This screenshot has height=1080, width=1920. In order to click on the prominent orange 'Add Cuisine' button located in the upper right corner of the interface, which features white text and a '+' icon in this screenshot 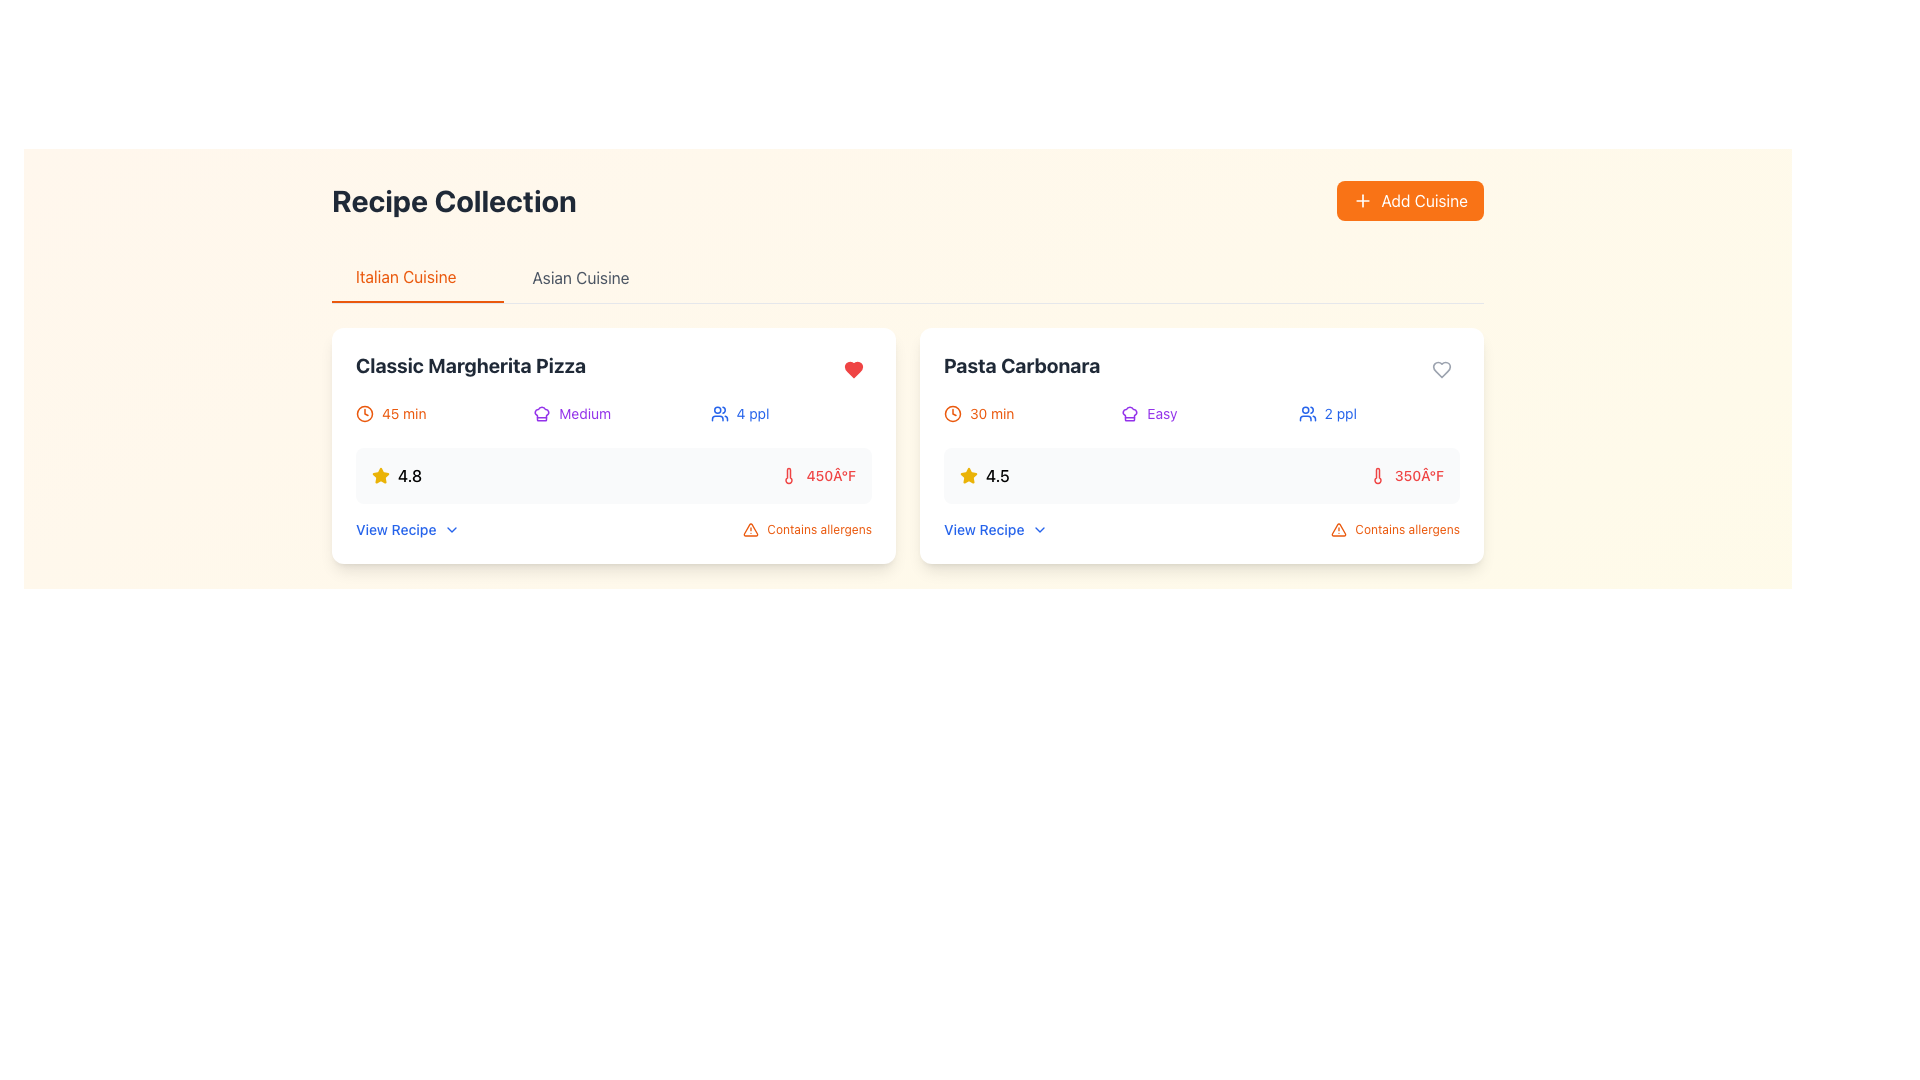, I will do `click(1409, 200)`.